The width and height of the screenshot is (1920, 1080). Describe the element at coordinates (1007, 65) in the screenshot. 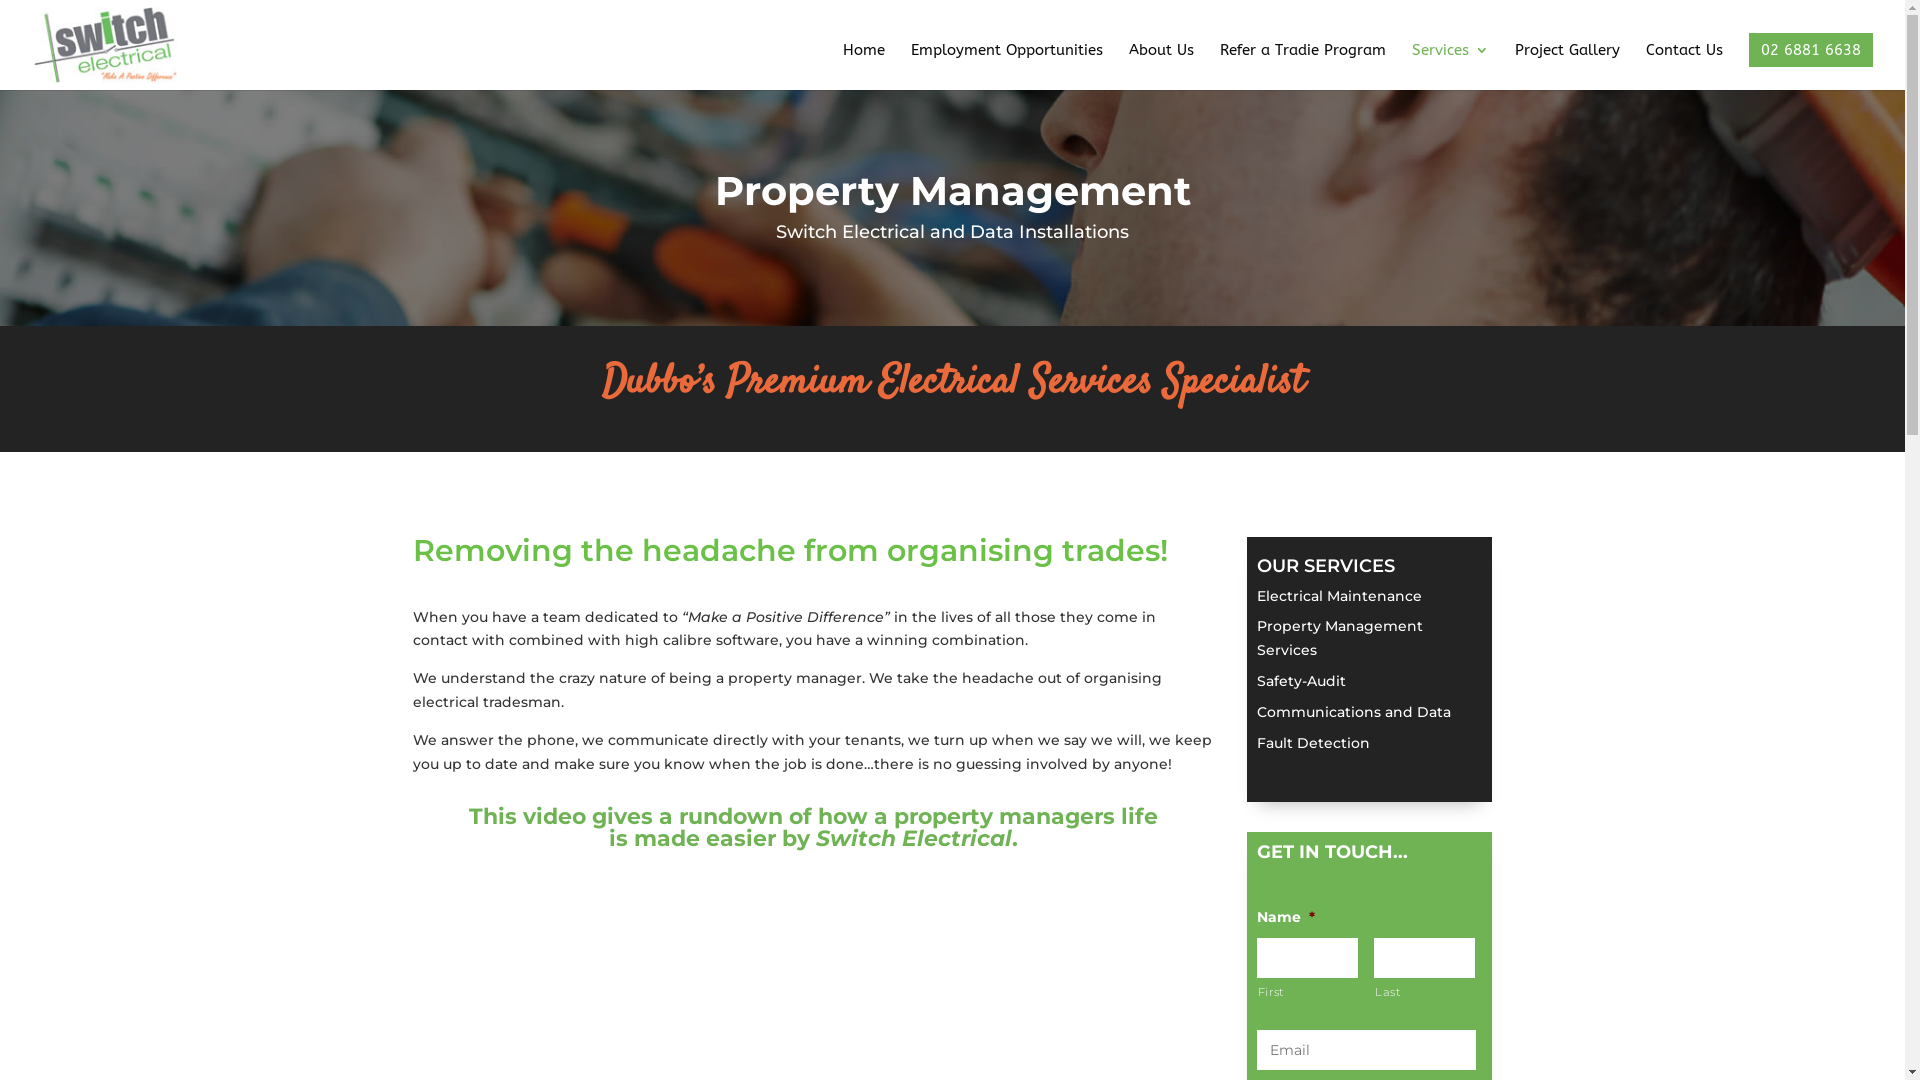

I see `'Employment Opportunities'` at that location.